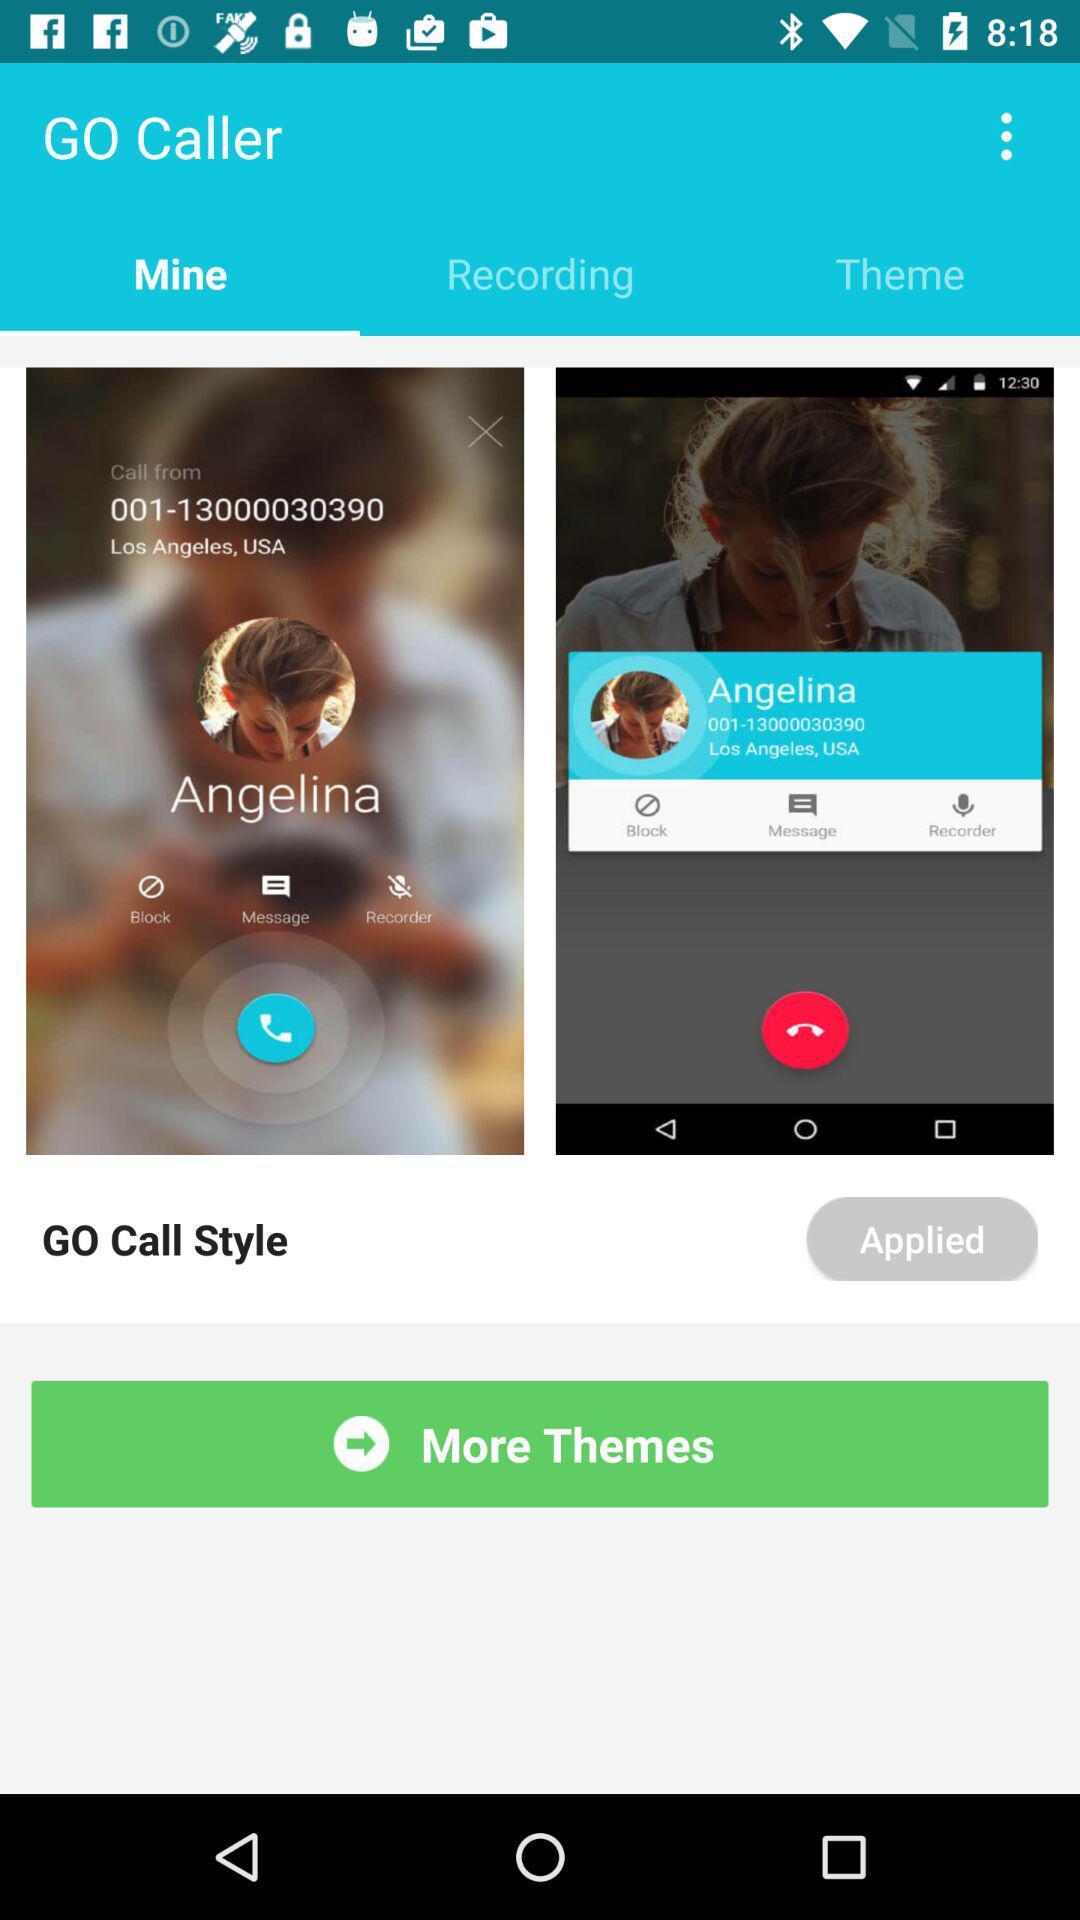 Image resolution: width=1080 pixels, height=1920 pixels. I want to click on the item next to mine, so click(540, 272).